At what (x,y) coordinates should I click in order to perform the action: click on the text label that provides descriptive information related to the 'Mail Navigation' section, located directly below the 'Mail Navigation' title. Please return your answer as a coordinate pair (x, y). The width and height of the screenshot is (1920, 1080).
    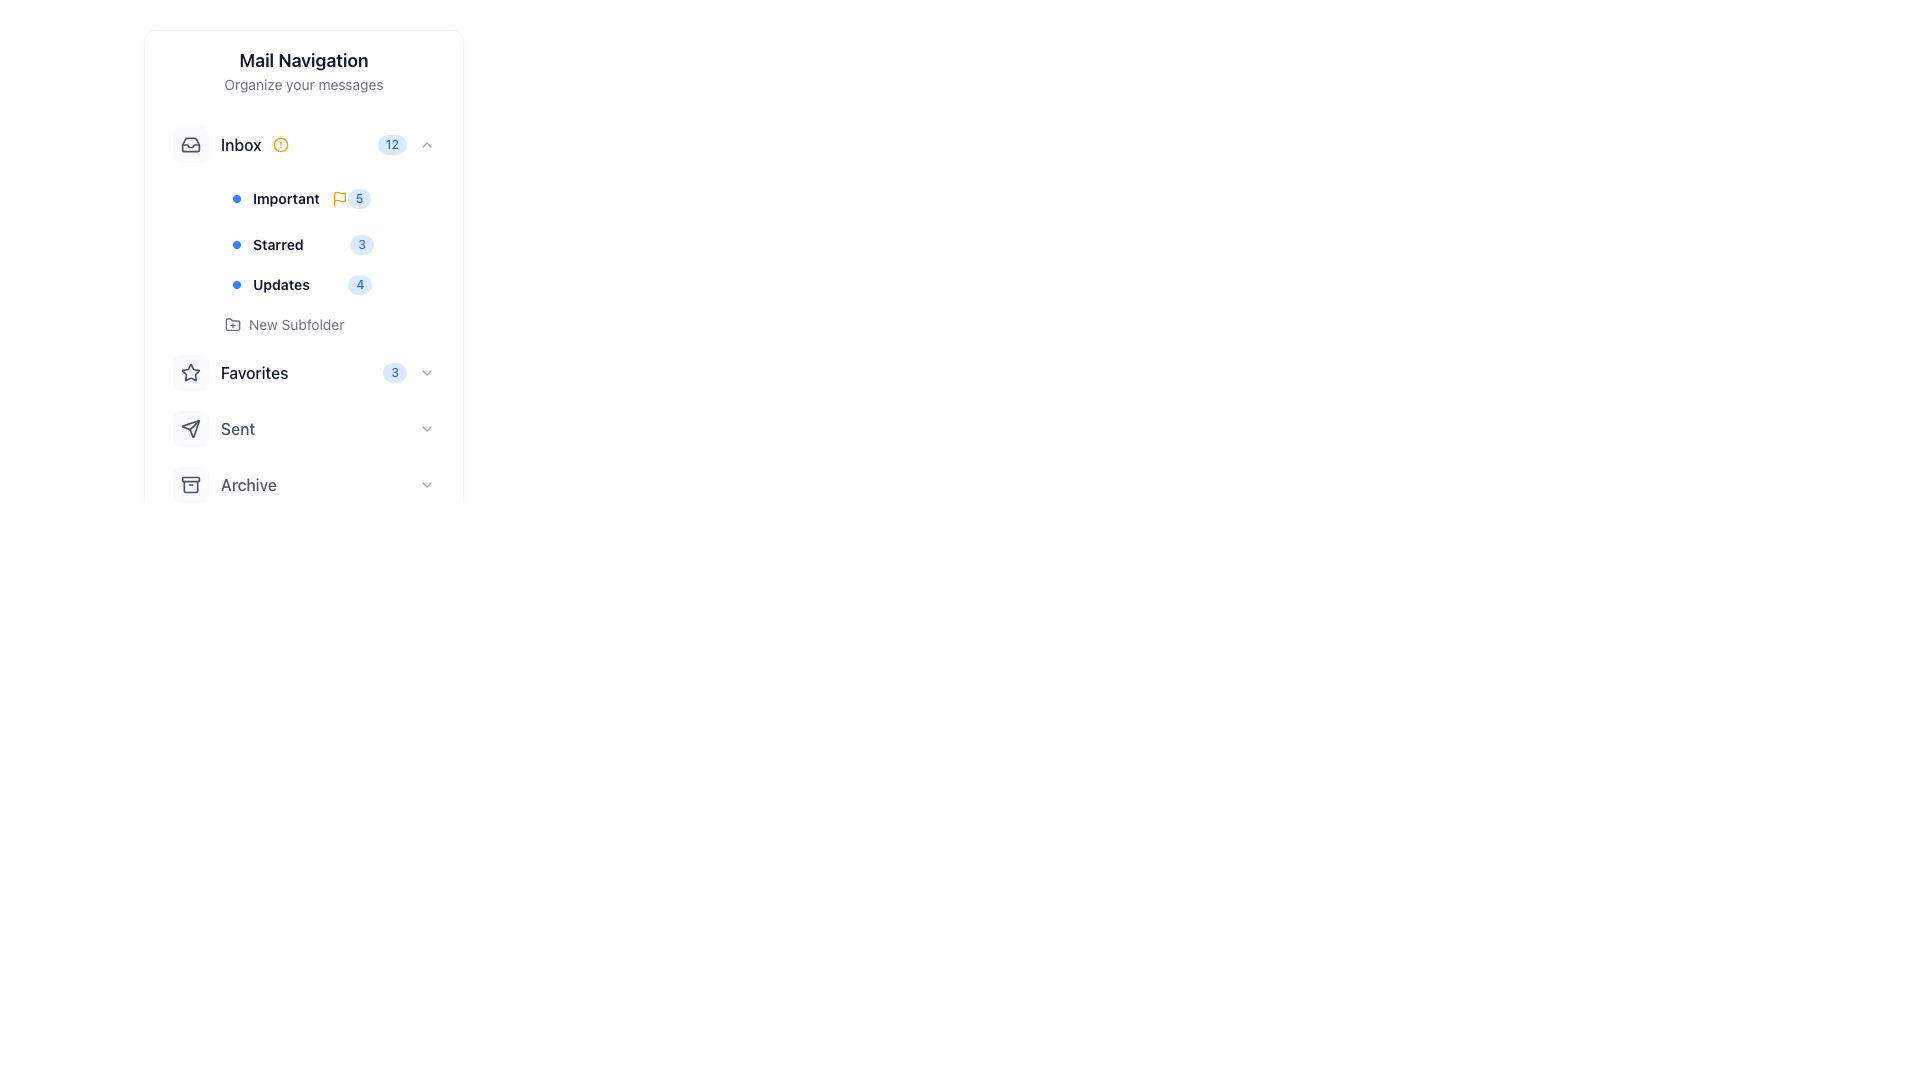
    Looking at the image, I should click on (302, 83).